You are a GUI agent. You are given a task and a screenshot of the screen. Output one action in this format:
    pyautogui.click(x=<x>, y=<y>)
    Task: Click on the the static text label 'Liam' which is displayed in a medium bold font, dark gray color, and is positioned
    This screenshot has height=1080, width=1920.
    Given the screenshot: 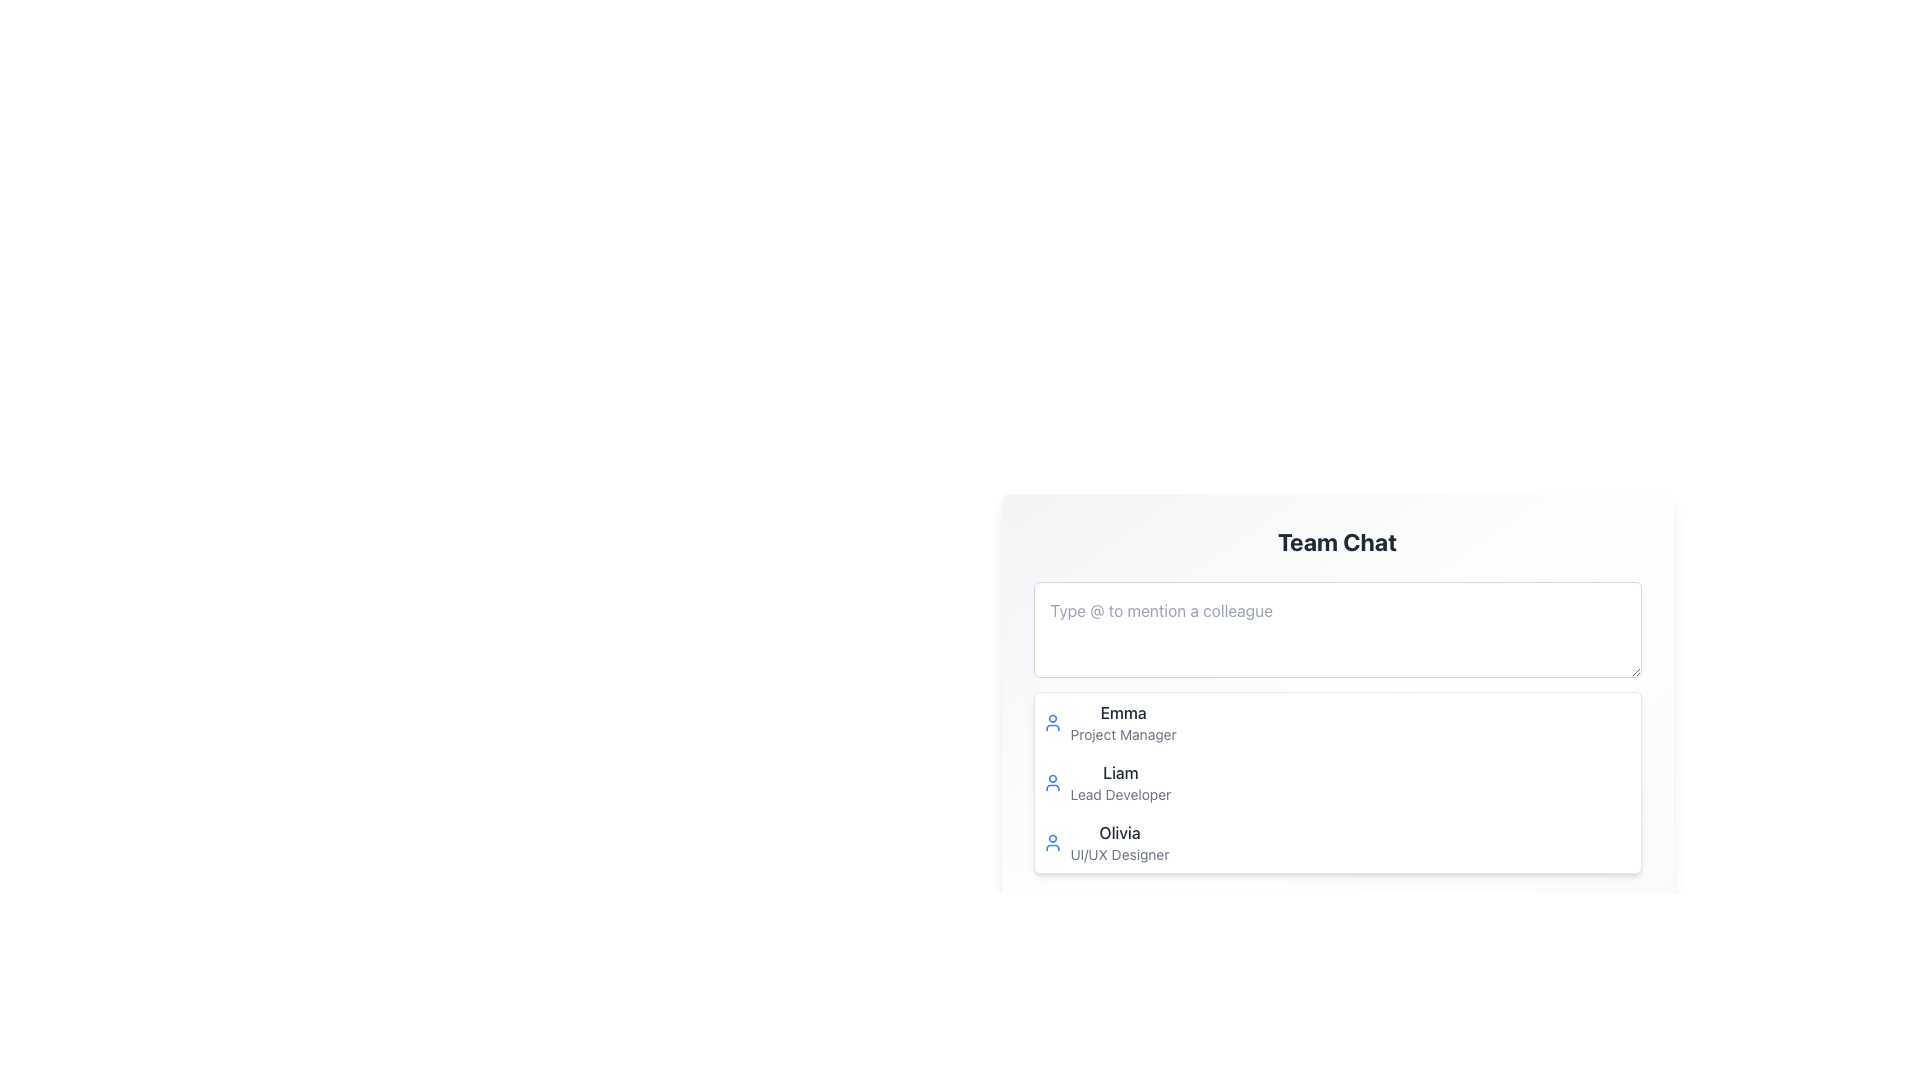 What is the action you would take?
    pyautogui.click(x=1118, y=771)
    